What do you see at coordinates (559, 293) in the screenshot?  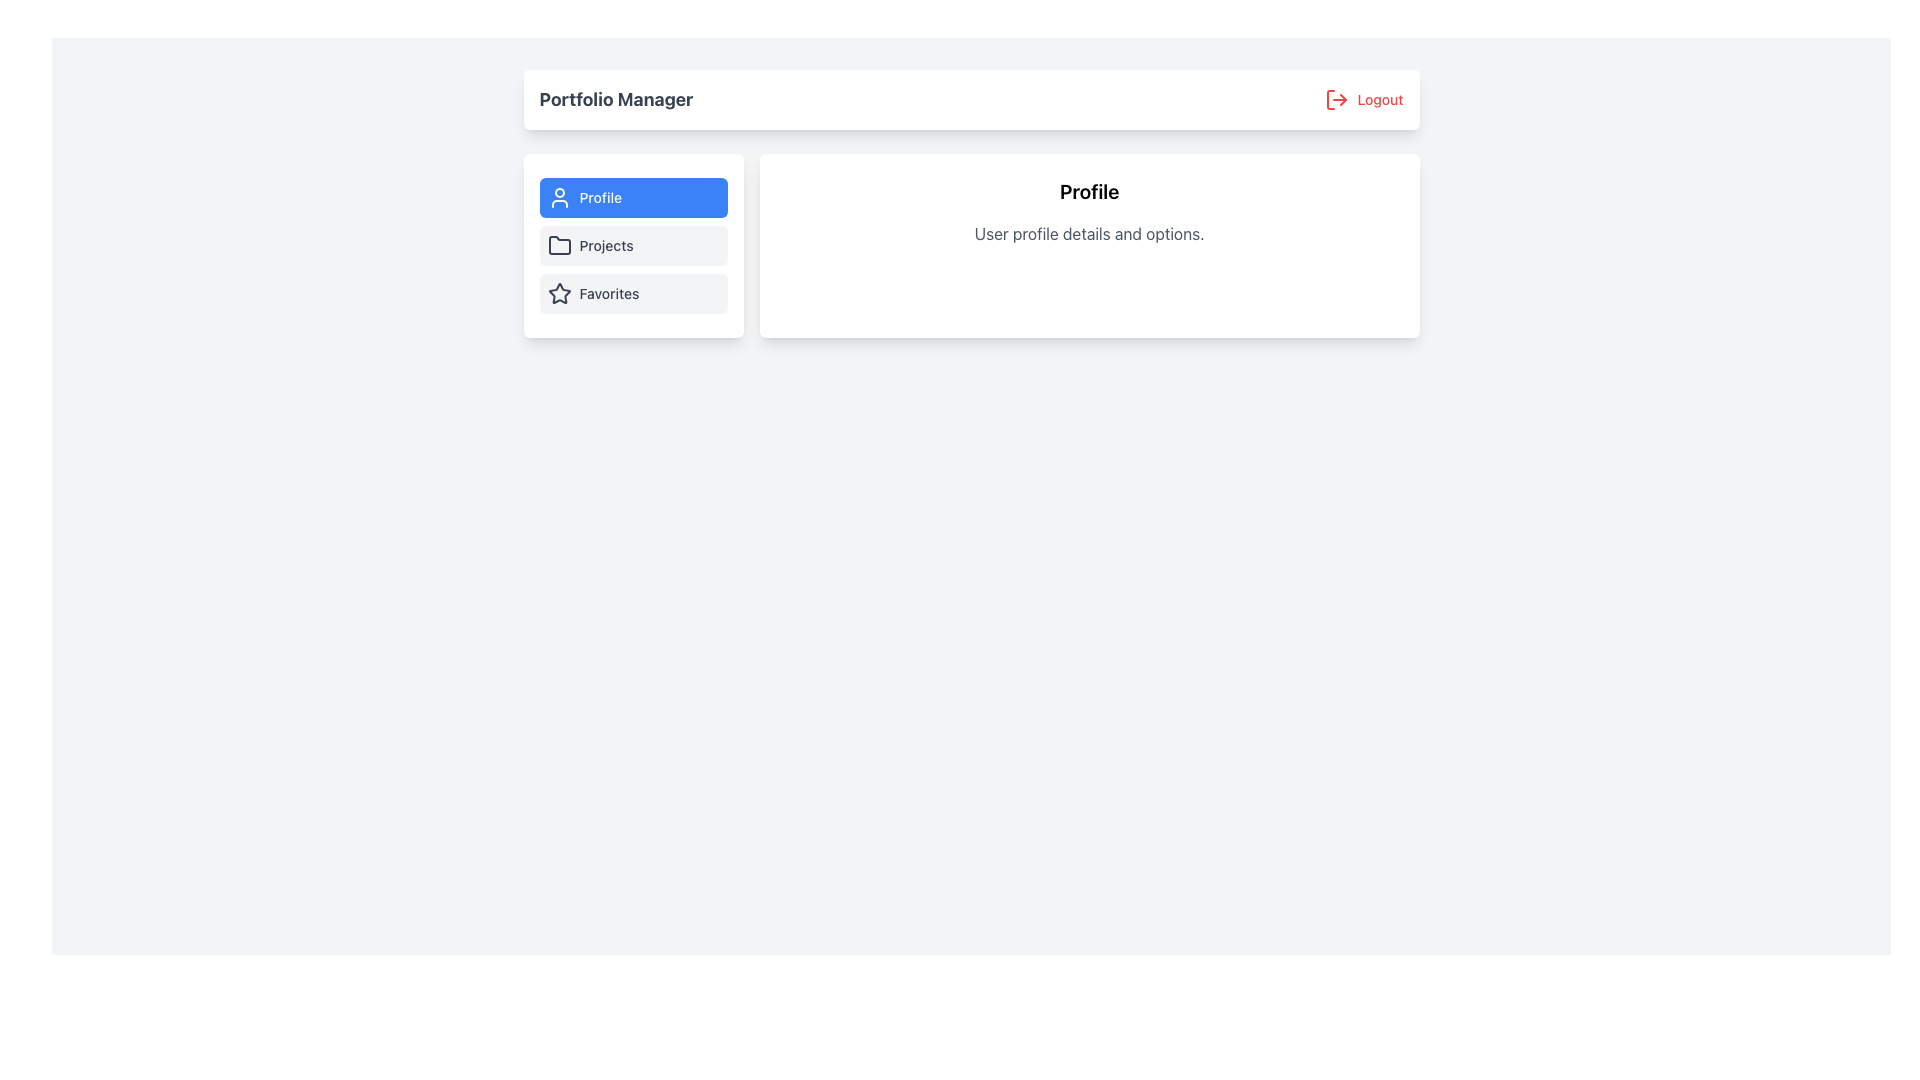 I see `the star-shaped icon associated with the 'Favorites' feature in the vertical navigation bar` at bounding box center [559, 293].